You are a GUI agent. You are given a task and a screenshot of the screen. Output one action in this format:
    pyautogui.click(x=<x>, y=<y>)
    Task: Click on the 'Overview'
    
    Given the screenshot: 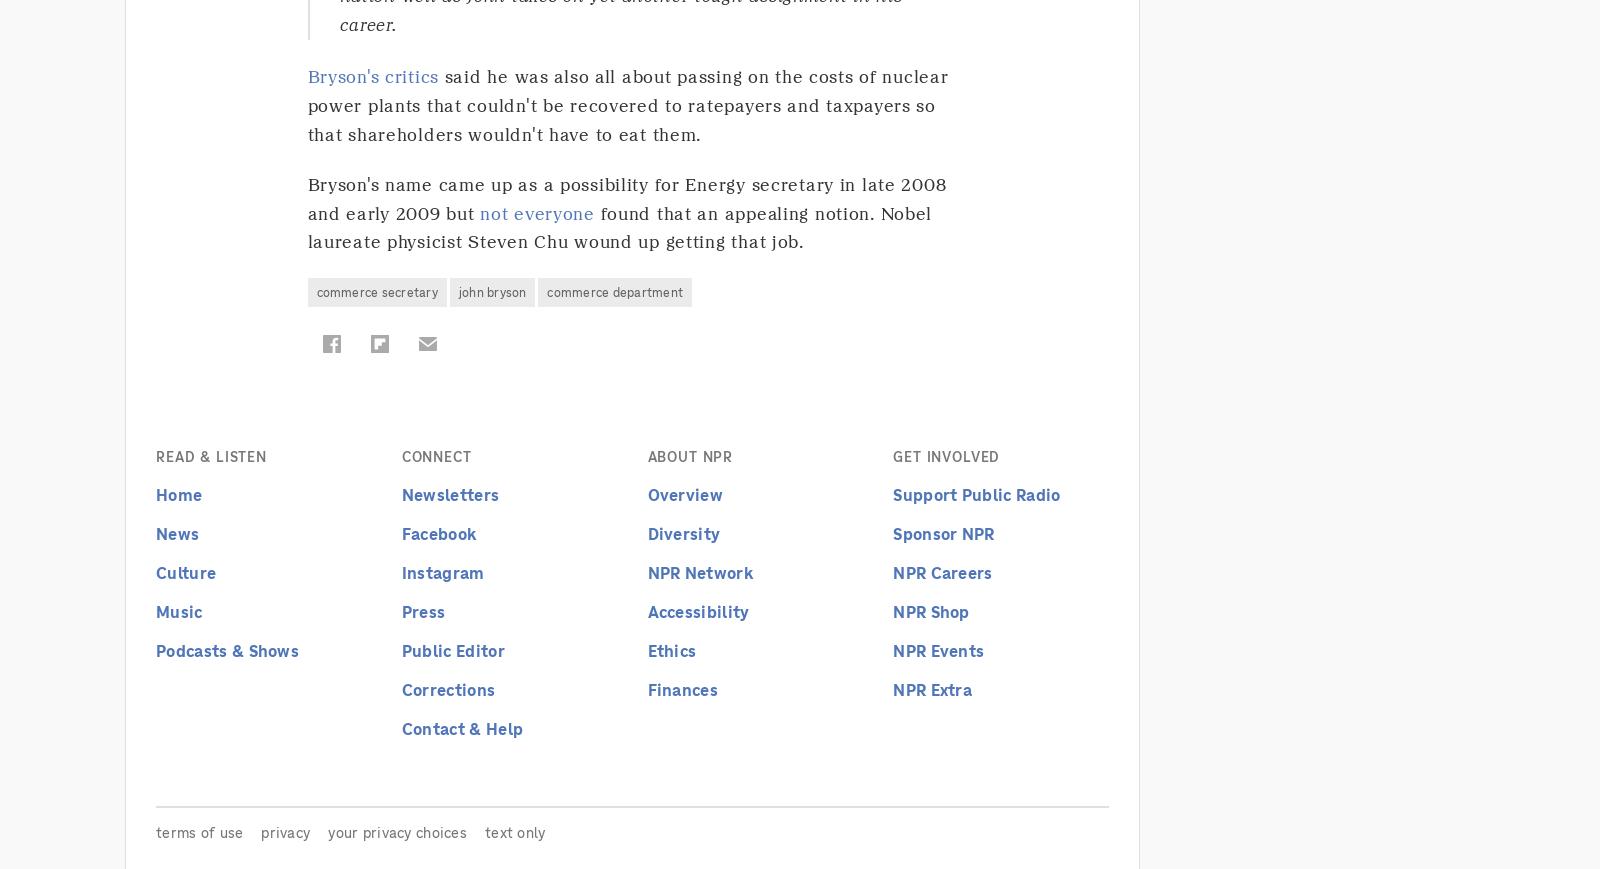 What is the action you would take?
    pyautogui.click(x=647, y=494)
    